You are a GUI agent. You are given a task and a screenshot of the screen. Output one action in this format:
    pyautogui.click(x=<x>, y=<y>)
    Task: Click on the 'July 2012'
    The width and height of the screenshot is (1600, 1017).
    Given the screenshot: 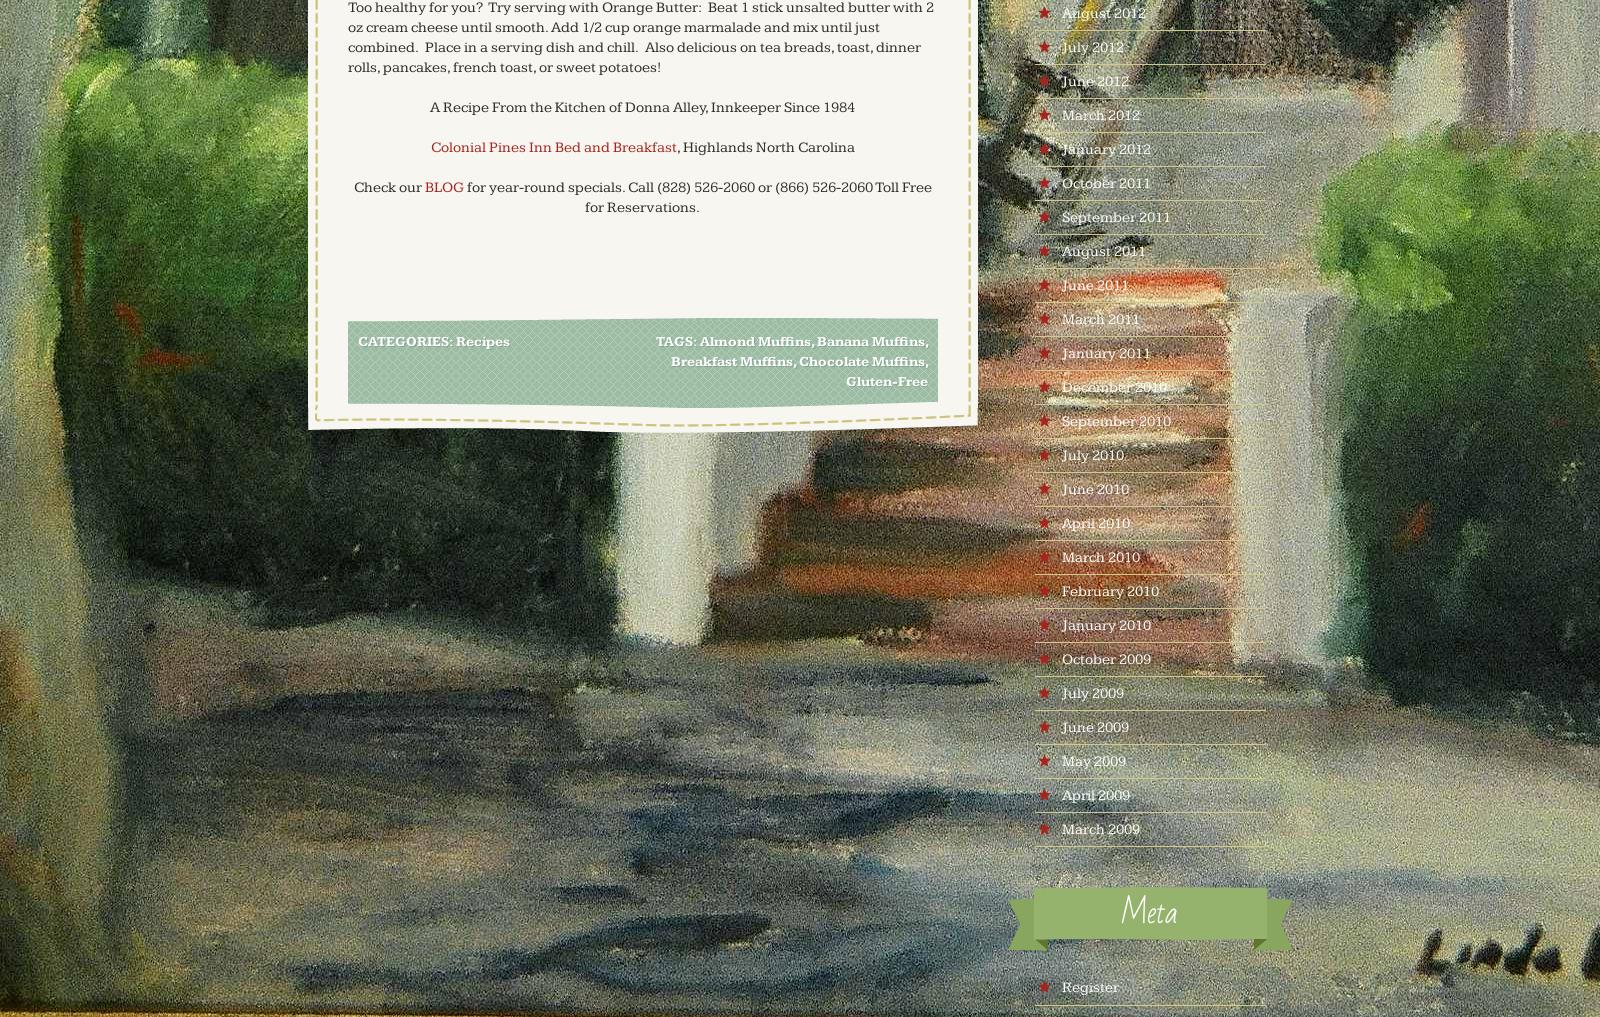 What is the action you would take?
    pyautogui.click(x=1060, y=46)
    